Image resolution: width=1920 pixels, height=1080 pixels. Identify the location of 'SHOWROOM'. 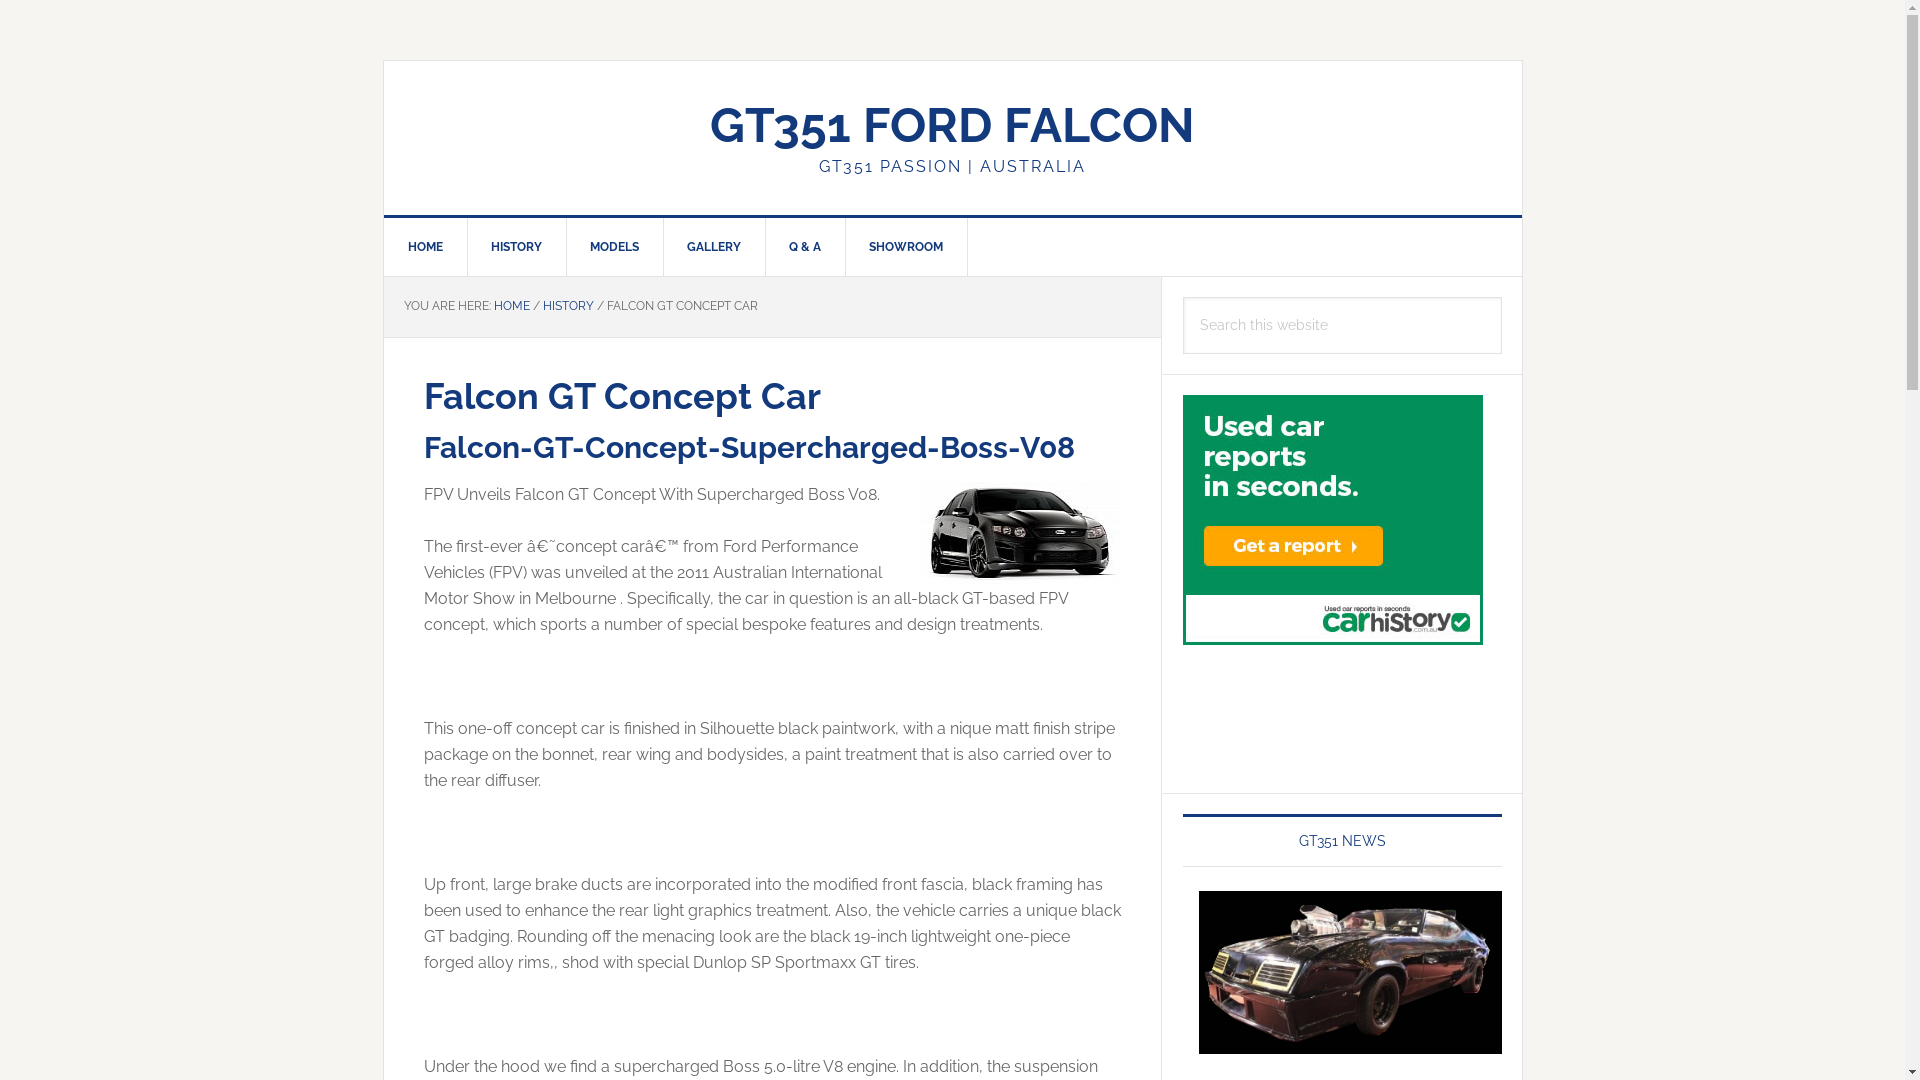
(904, 245).